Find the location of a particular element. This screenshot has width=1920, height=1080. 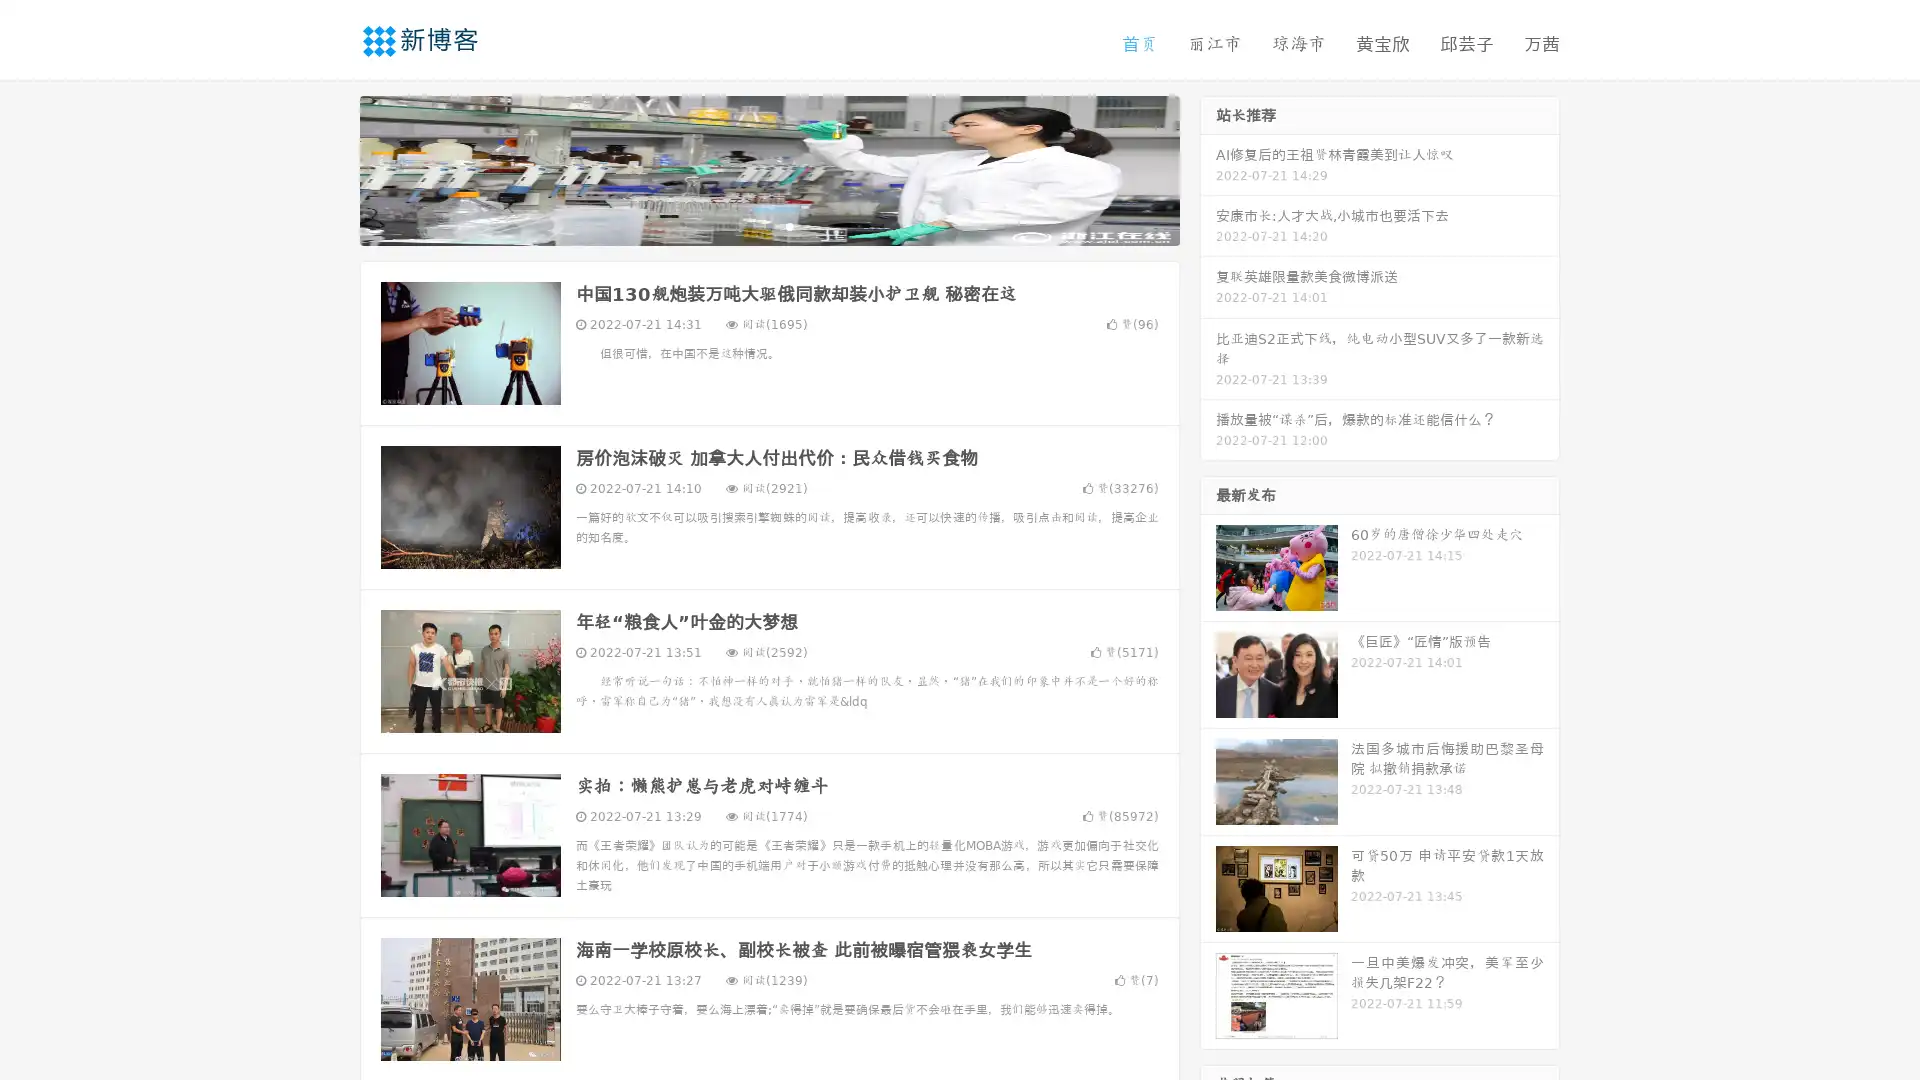

Go to slide 3 is located at coordinates (789, 225).